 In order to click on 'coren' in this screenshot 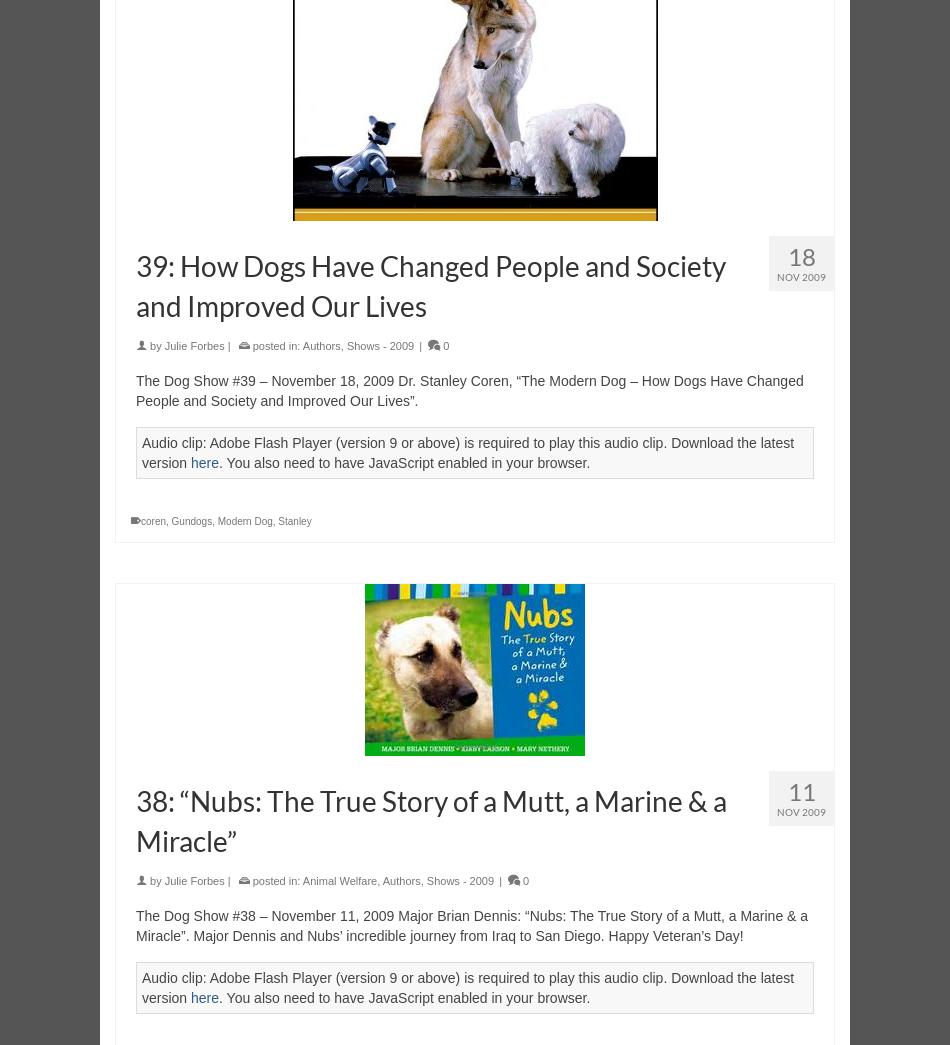, I will do `click(153, 520)`.